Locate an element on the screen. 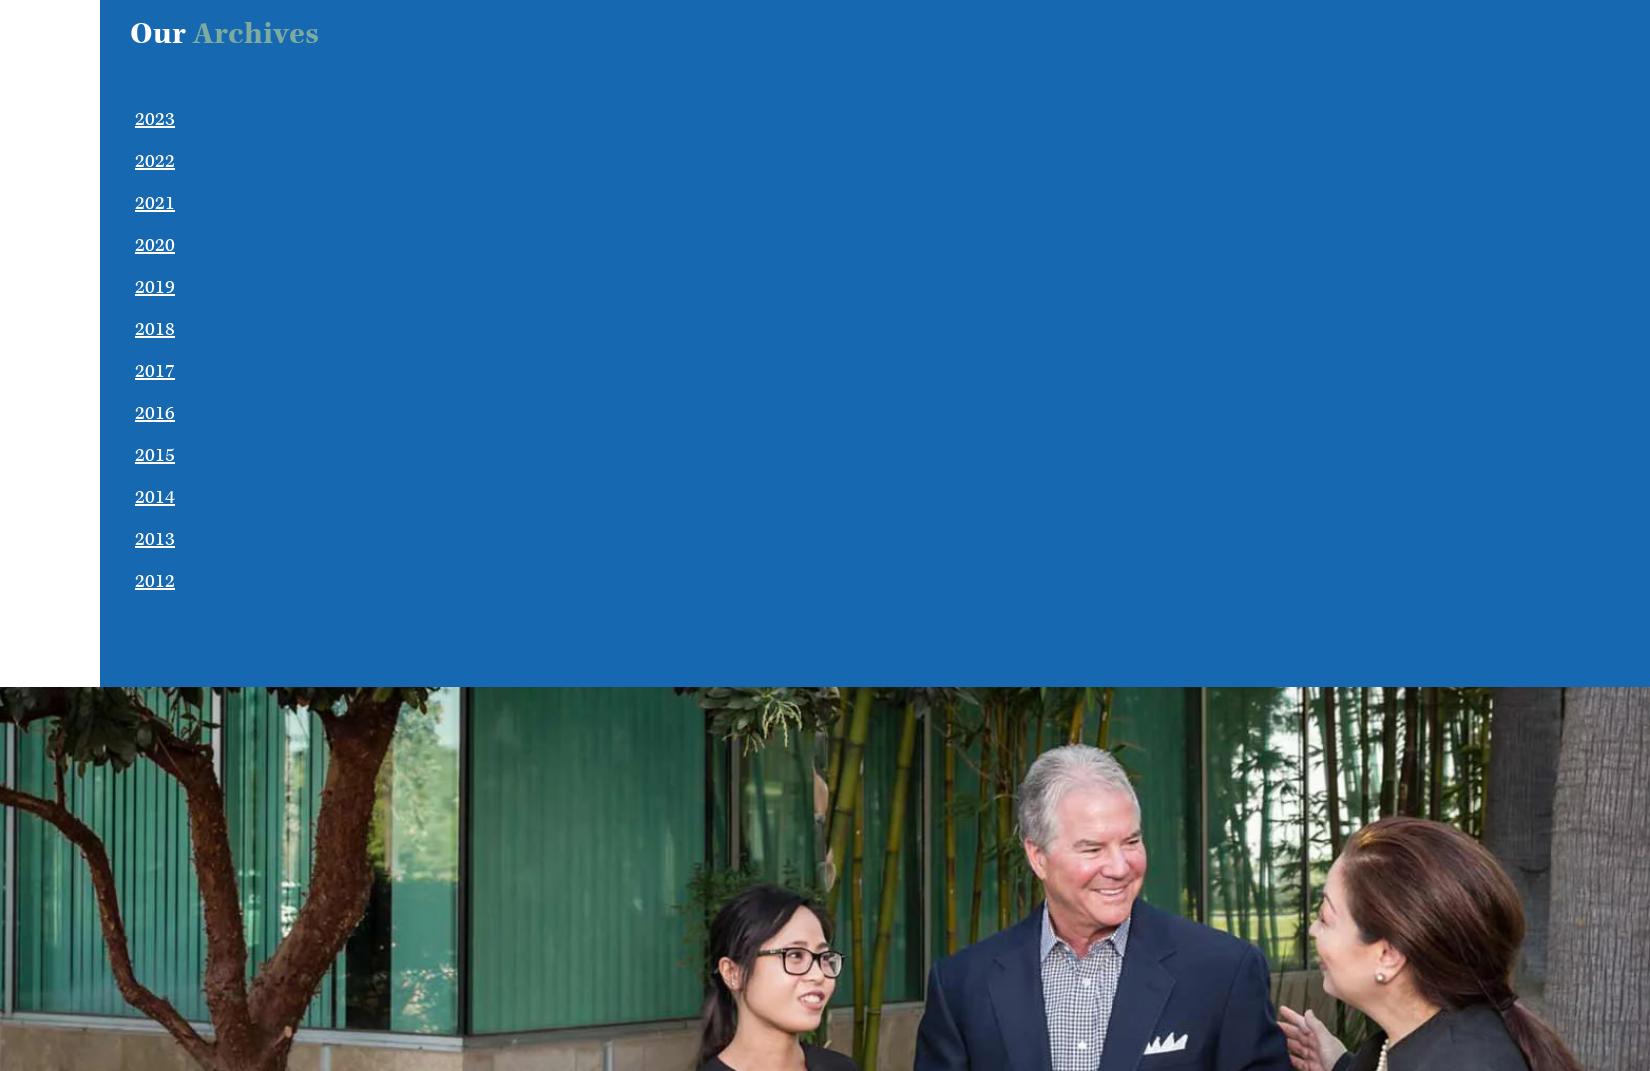  '2017' is located at coordinates (154, 370).